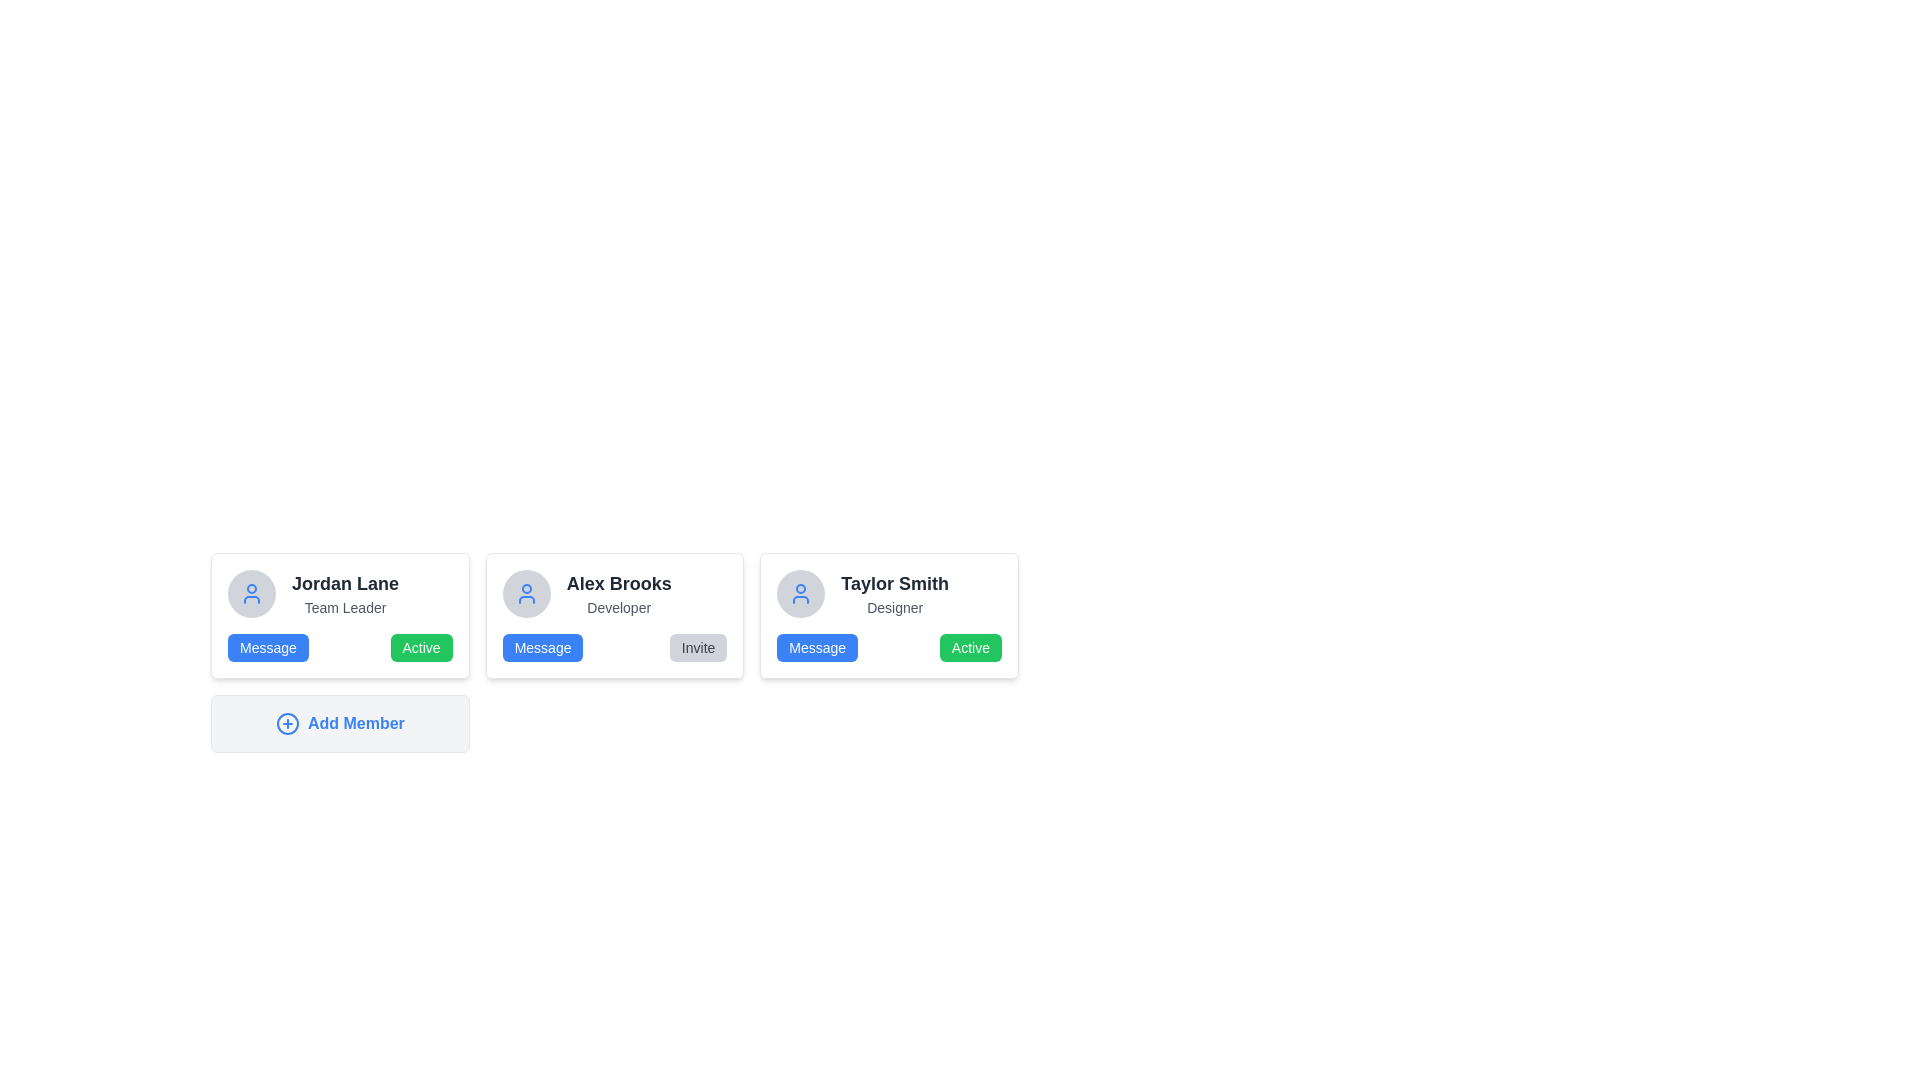  I want to click on the blue button with rounded corners labeled 'Message' located in the bottom-left of the 'Alex Brooks' panel, so click(542, 648).